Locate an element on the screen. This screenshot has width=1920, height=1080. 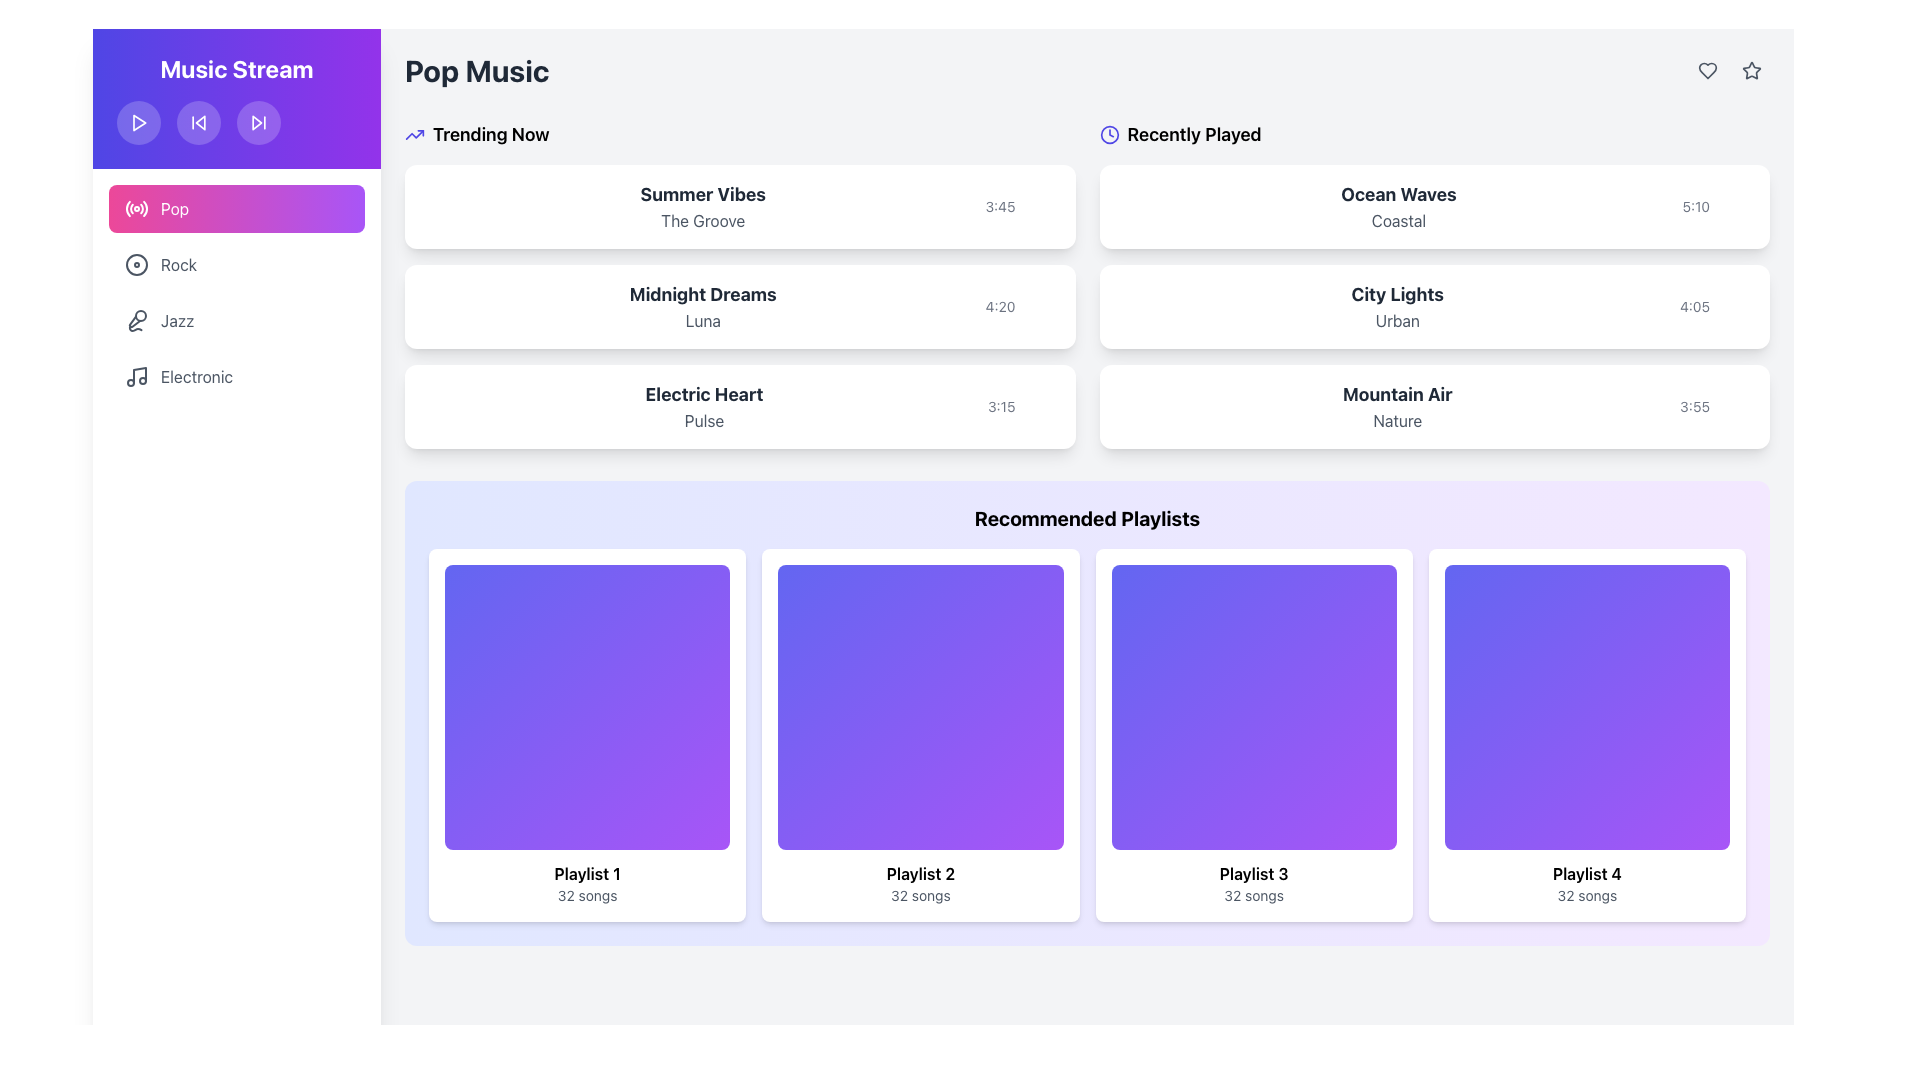
text label displaying 'Pop', which is styled with white text on a gradient background from pink to purple, located in the left sidebar of the interface, positioned centrally within a rounded rectangle is located at coordinates (175, 208).